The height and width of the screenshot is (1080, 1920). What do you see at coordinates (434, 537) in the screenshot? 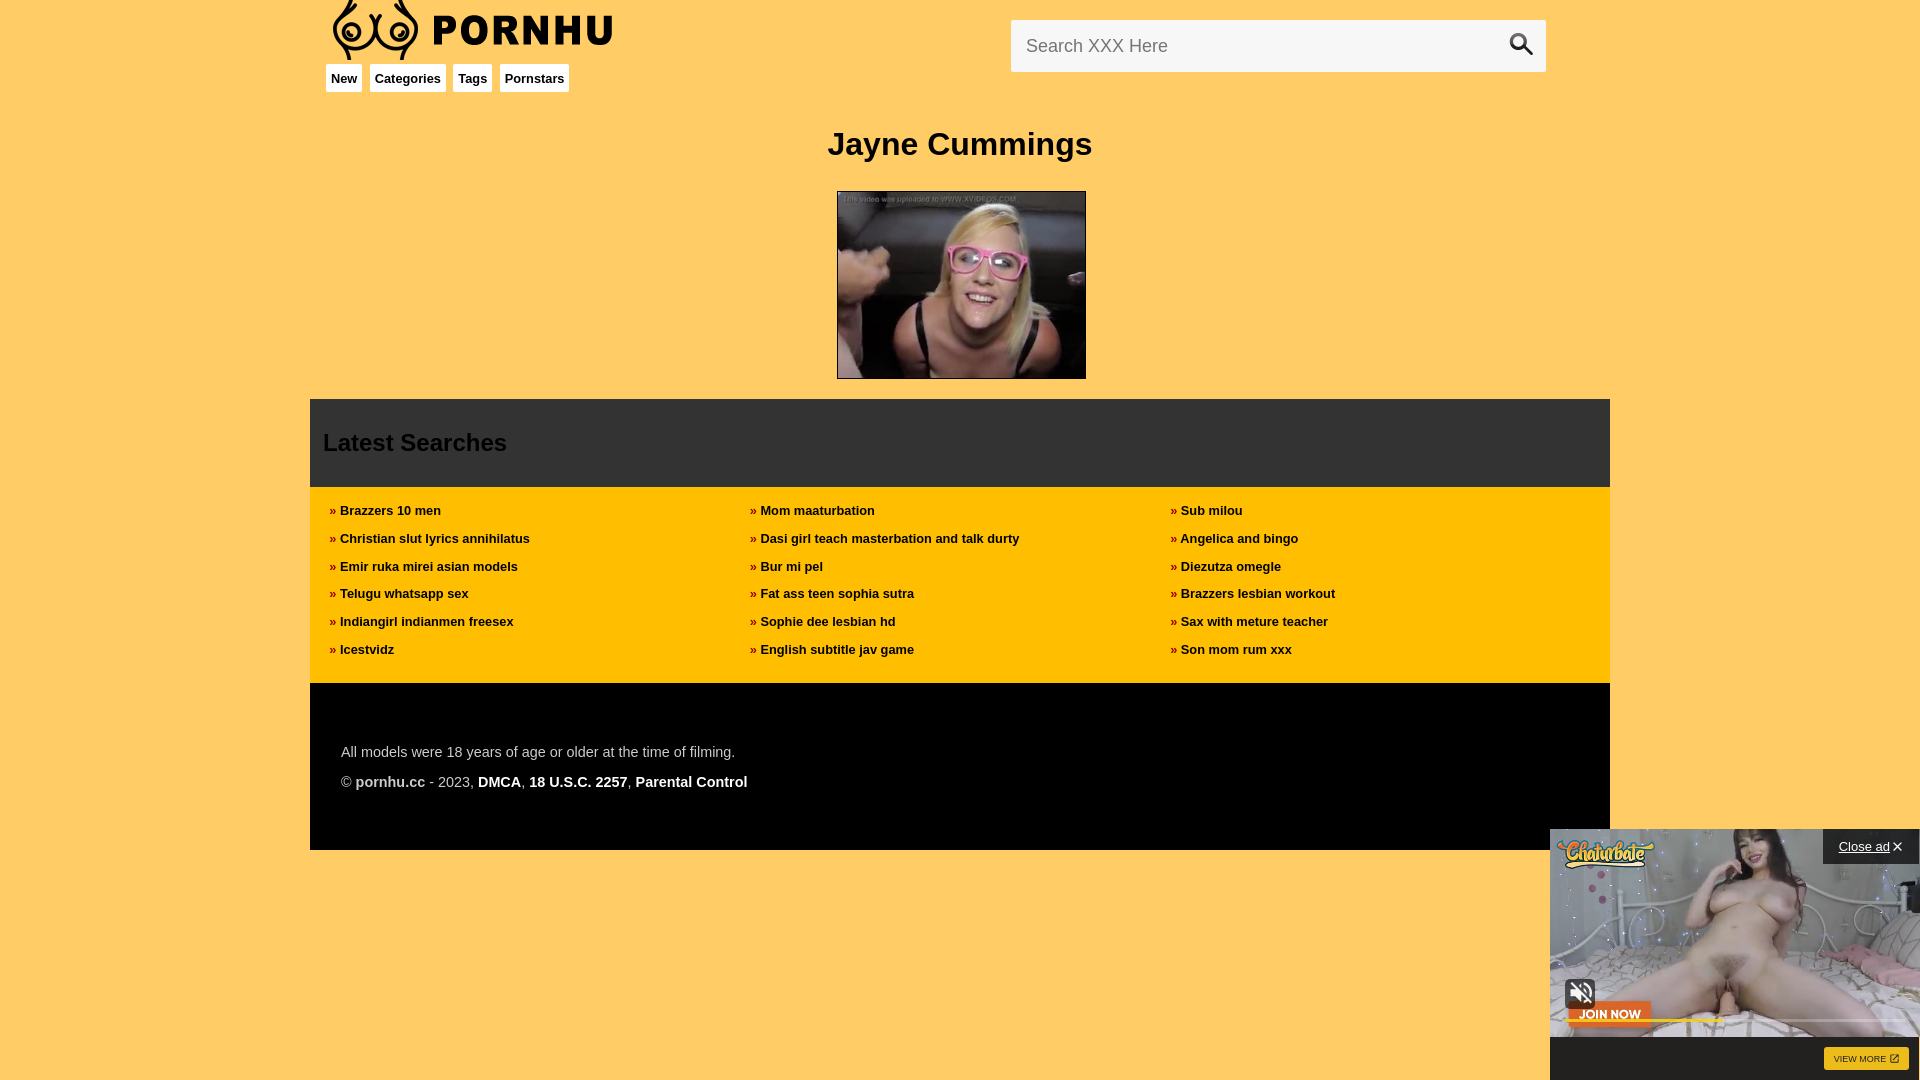
I see `'Christian slut lyrics annihilatus'` at bounding box center [434, 537].